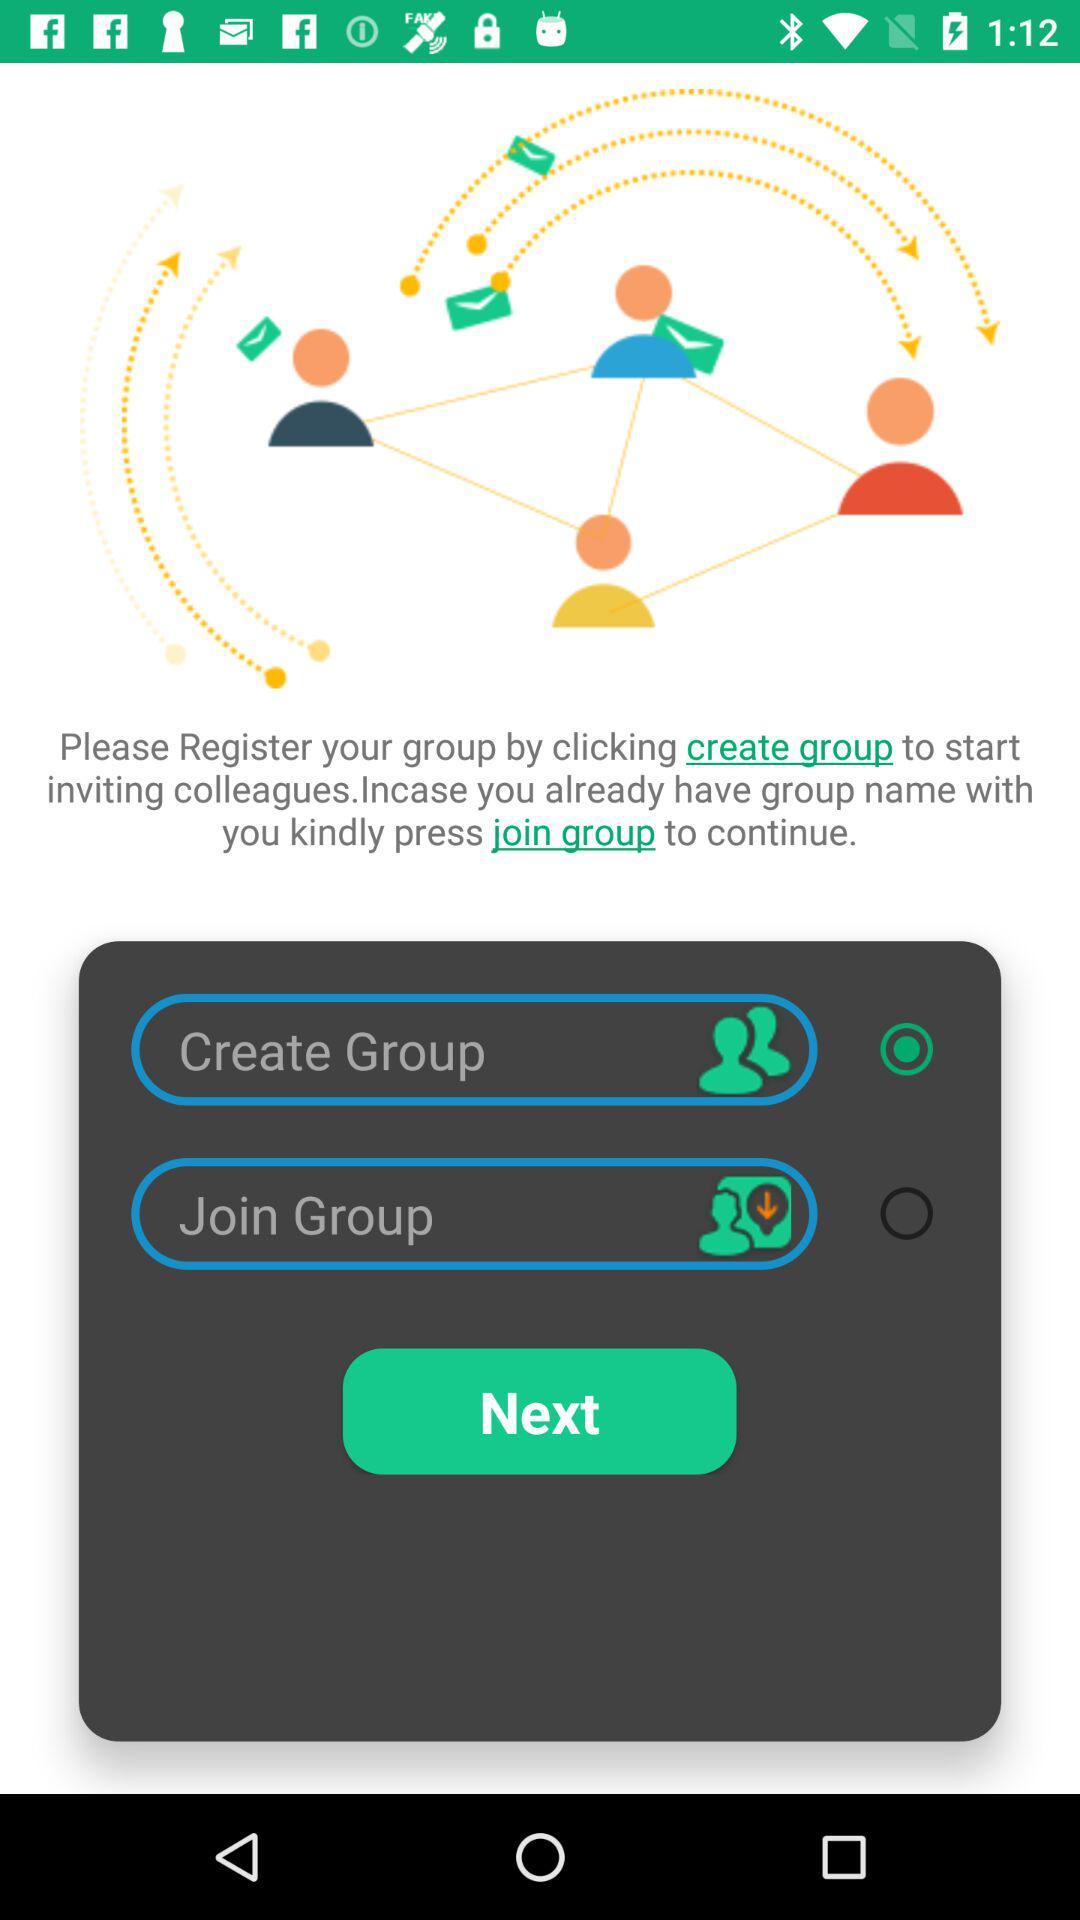  Describe the element at coordinates (906, 1048) in the screenshot. I see `create group option` at that location.